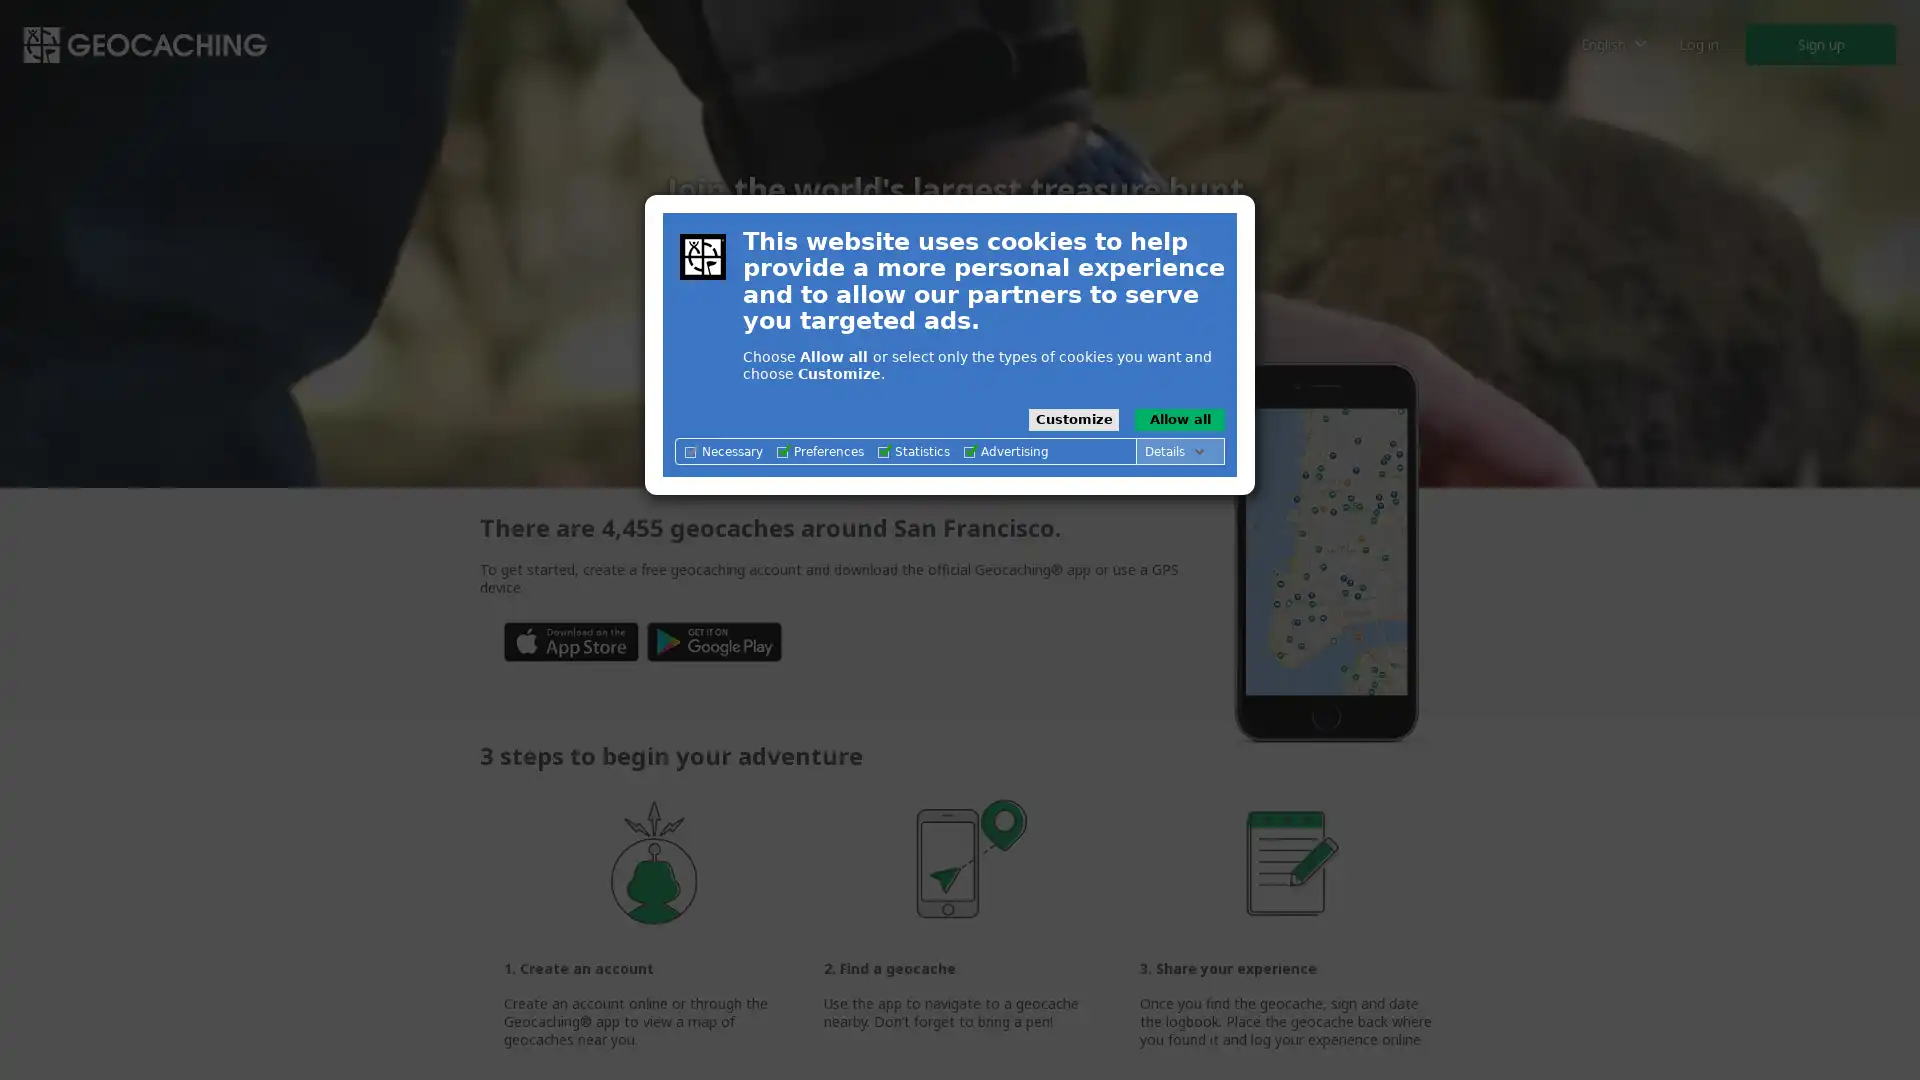 The height and width of the screenshot is (1080, 1920). I want to click on Play what is geocaching video, so click(960, 257).